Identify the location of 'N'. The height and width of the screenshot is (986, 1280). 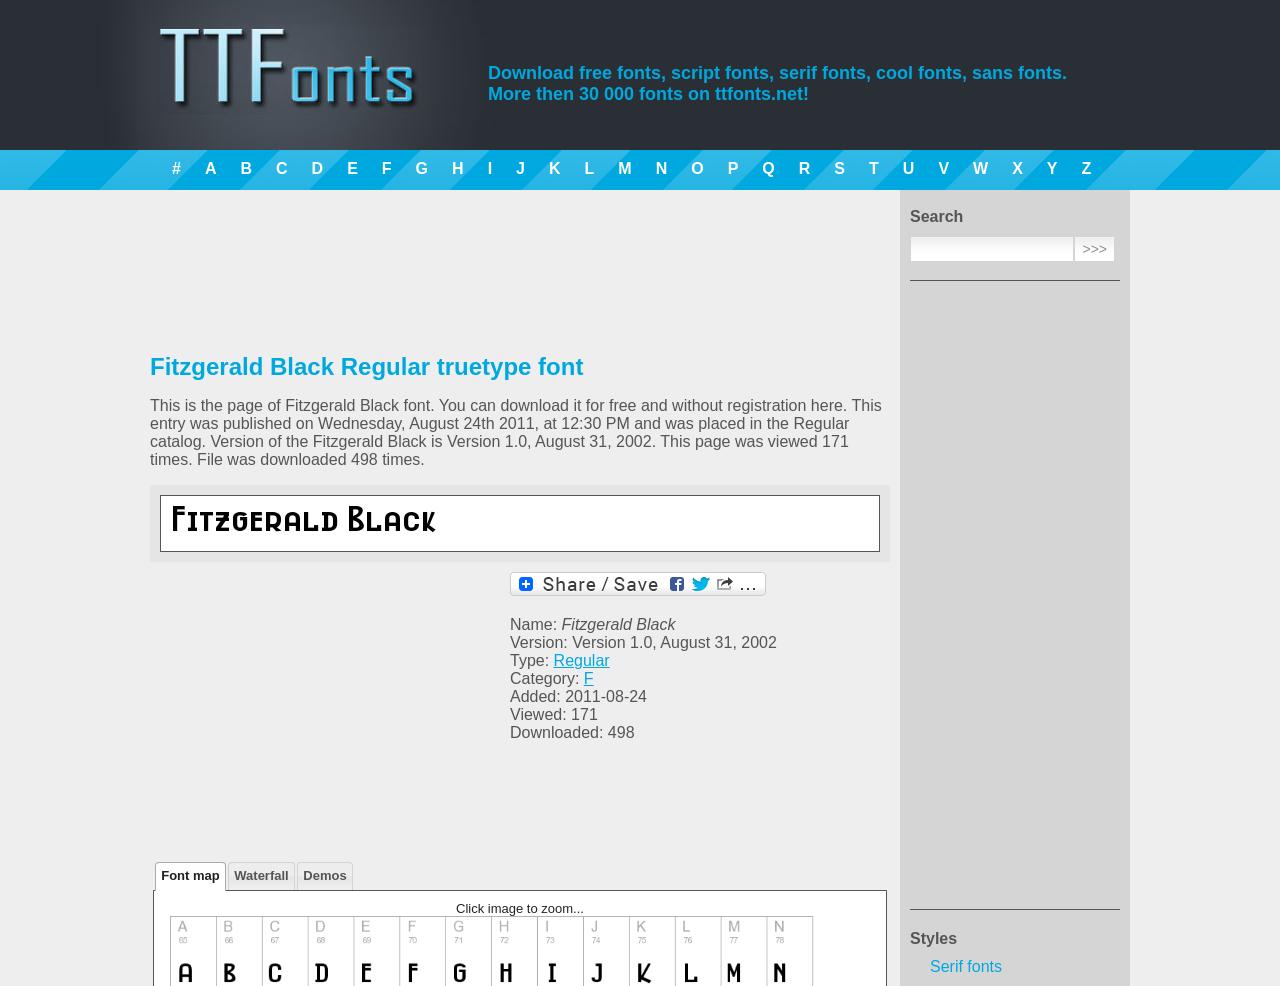
(660, 167).